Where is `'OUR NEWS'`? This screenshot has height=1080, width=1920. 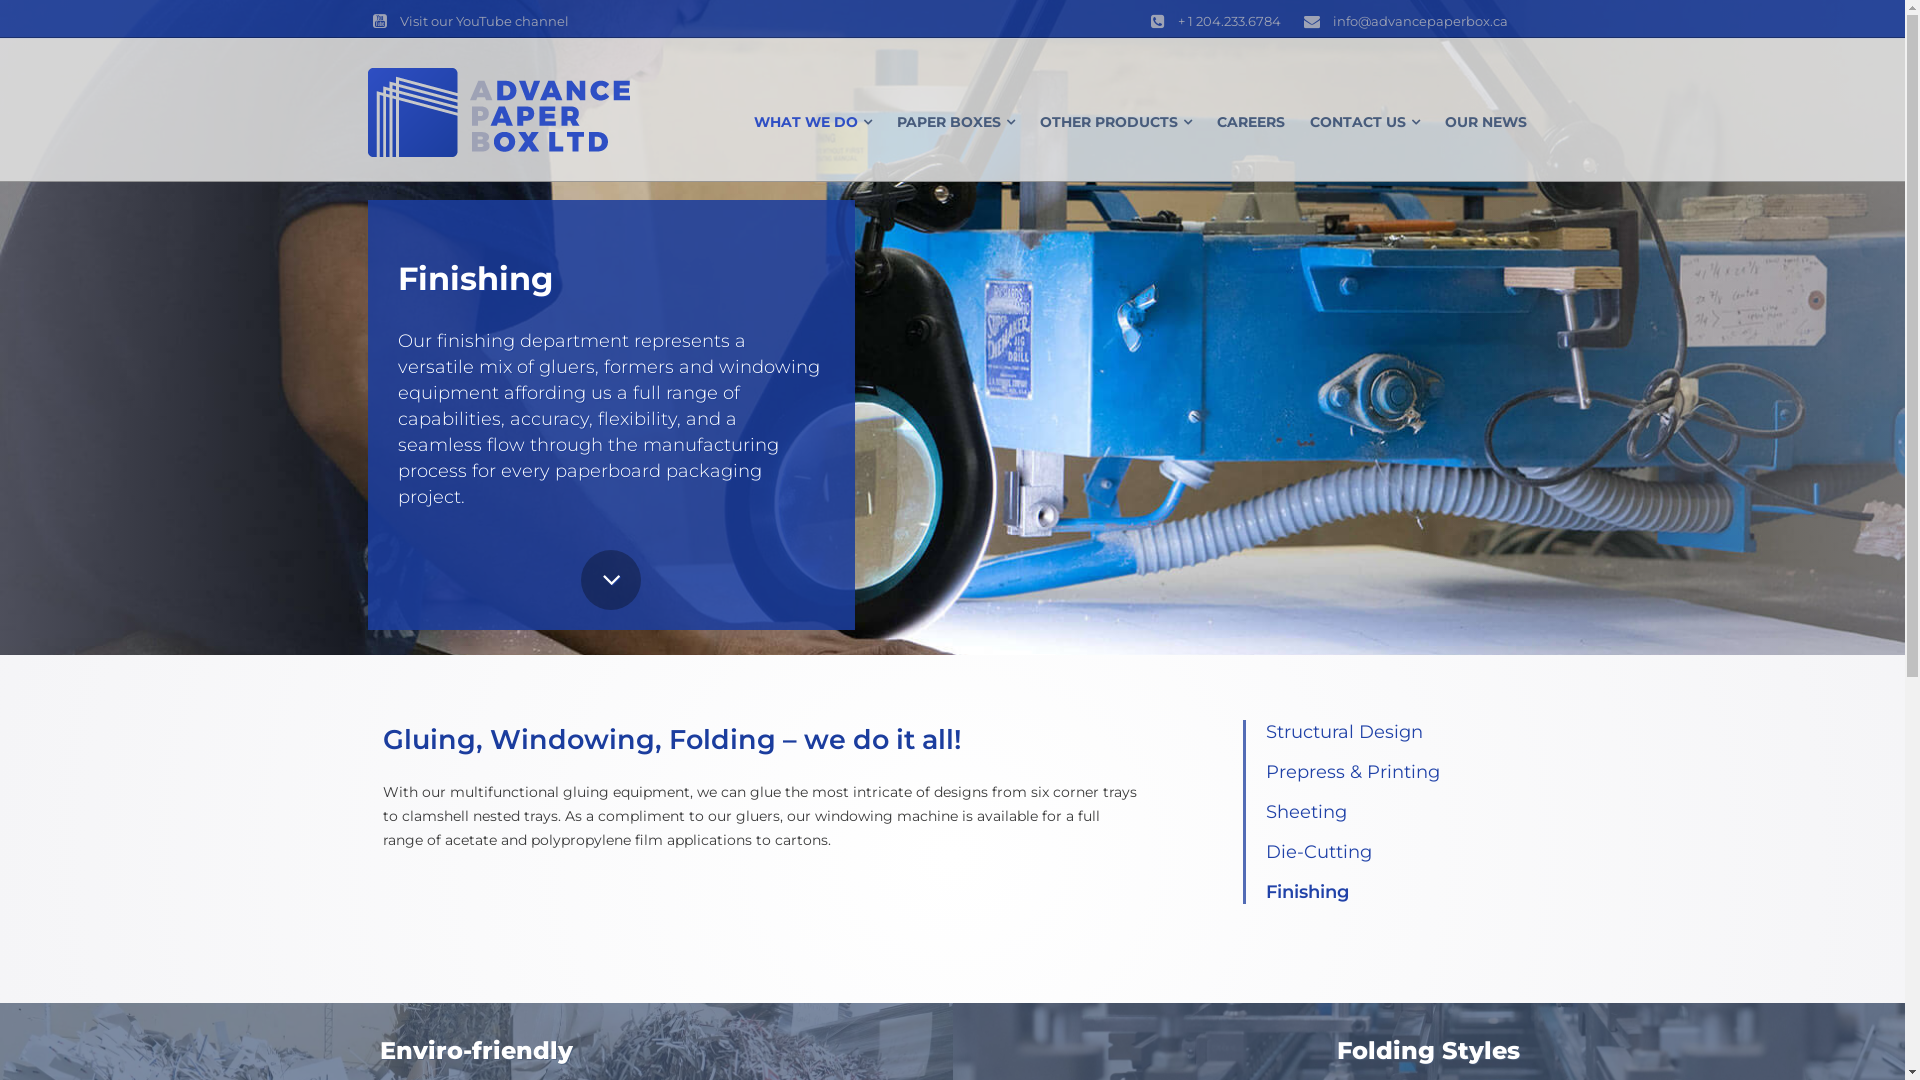 'OUR NEWS' is located at coordinates (1484, 122).